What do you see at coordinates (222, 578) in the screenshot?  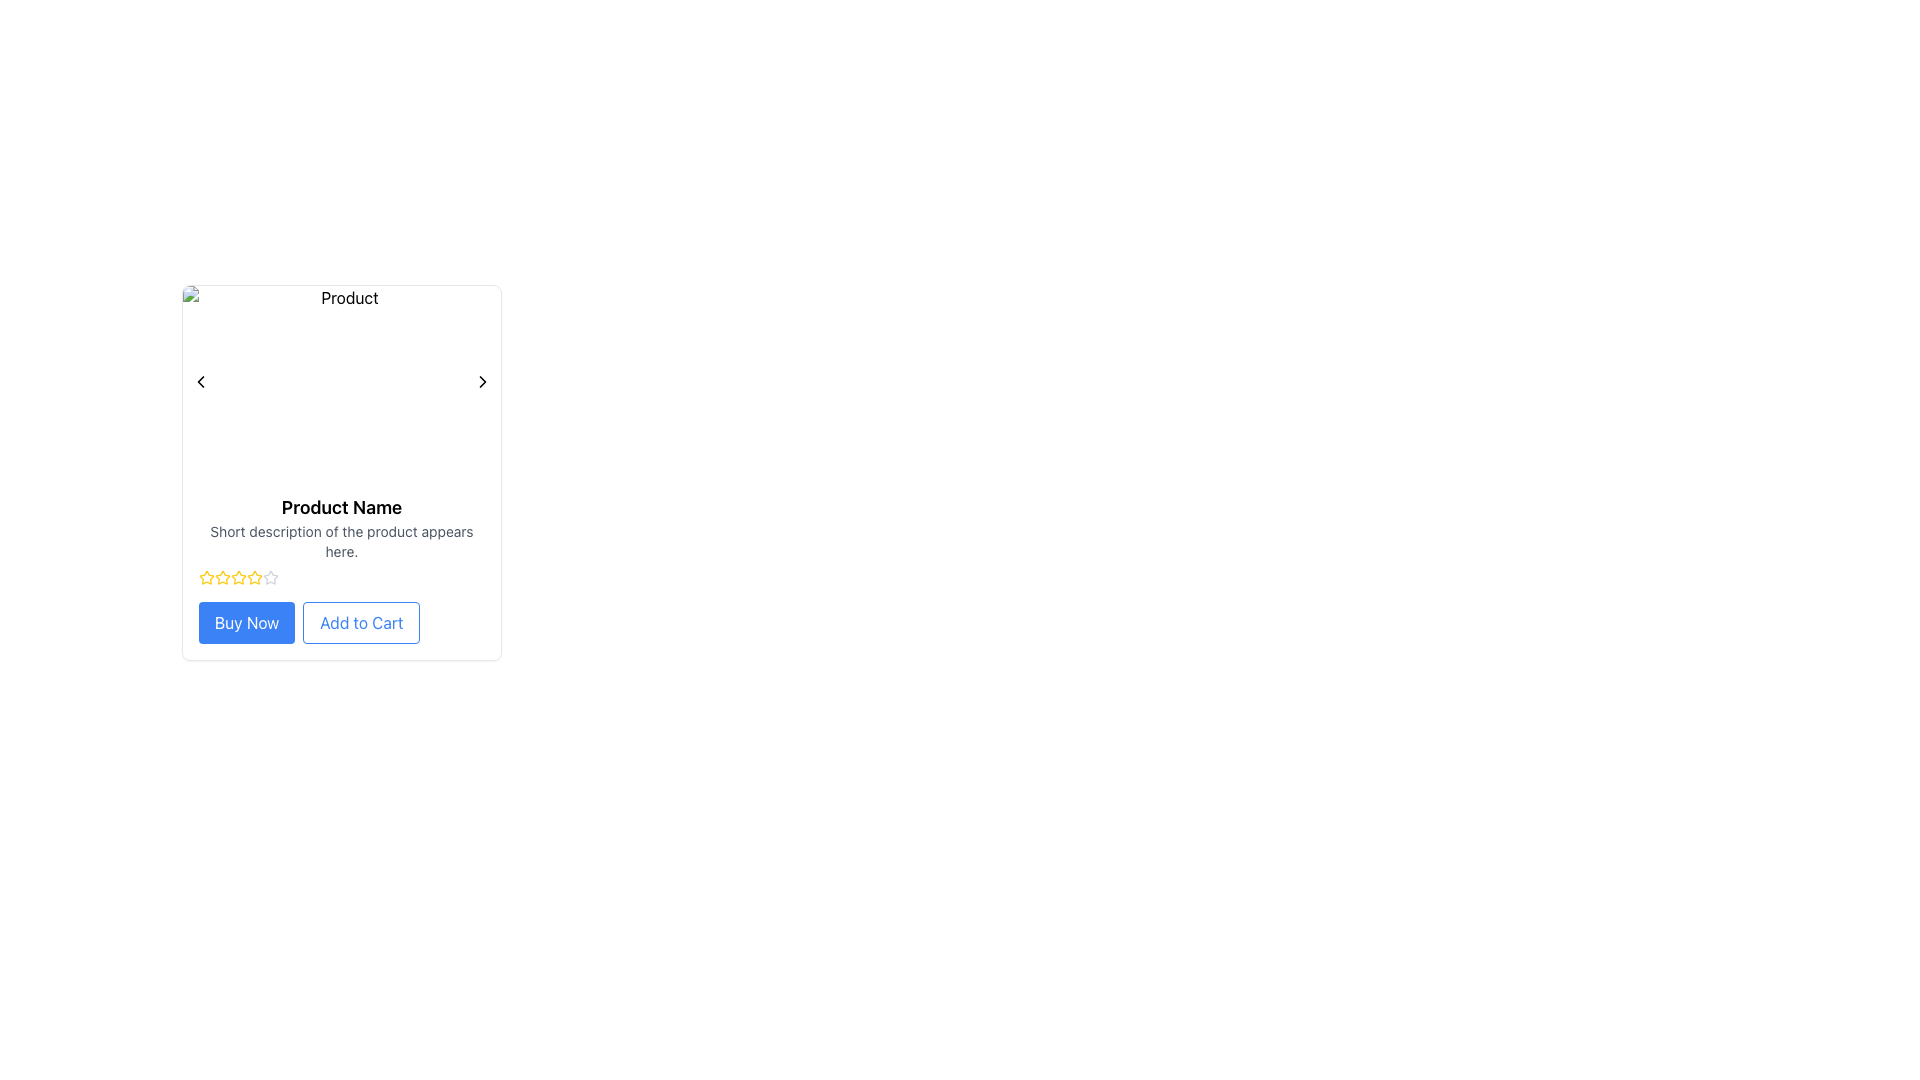 I see `the third star icon in the rating system` at bounding box center [222, 578].